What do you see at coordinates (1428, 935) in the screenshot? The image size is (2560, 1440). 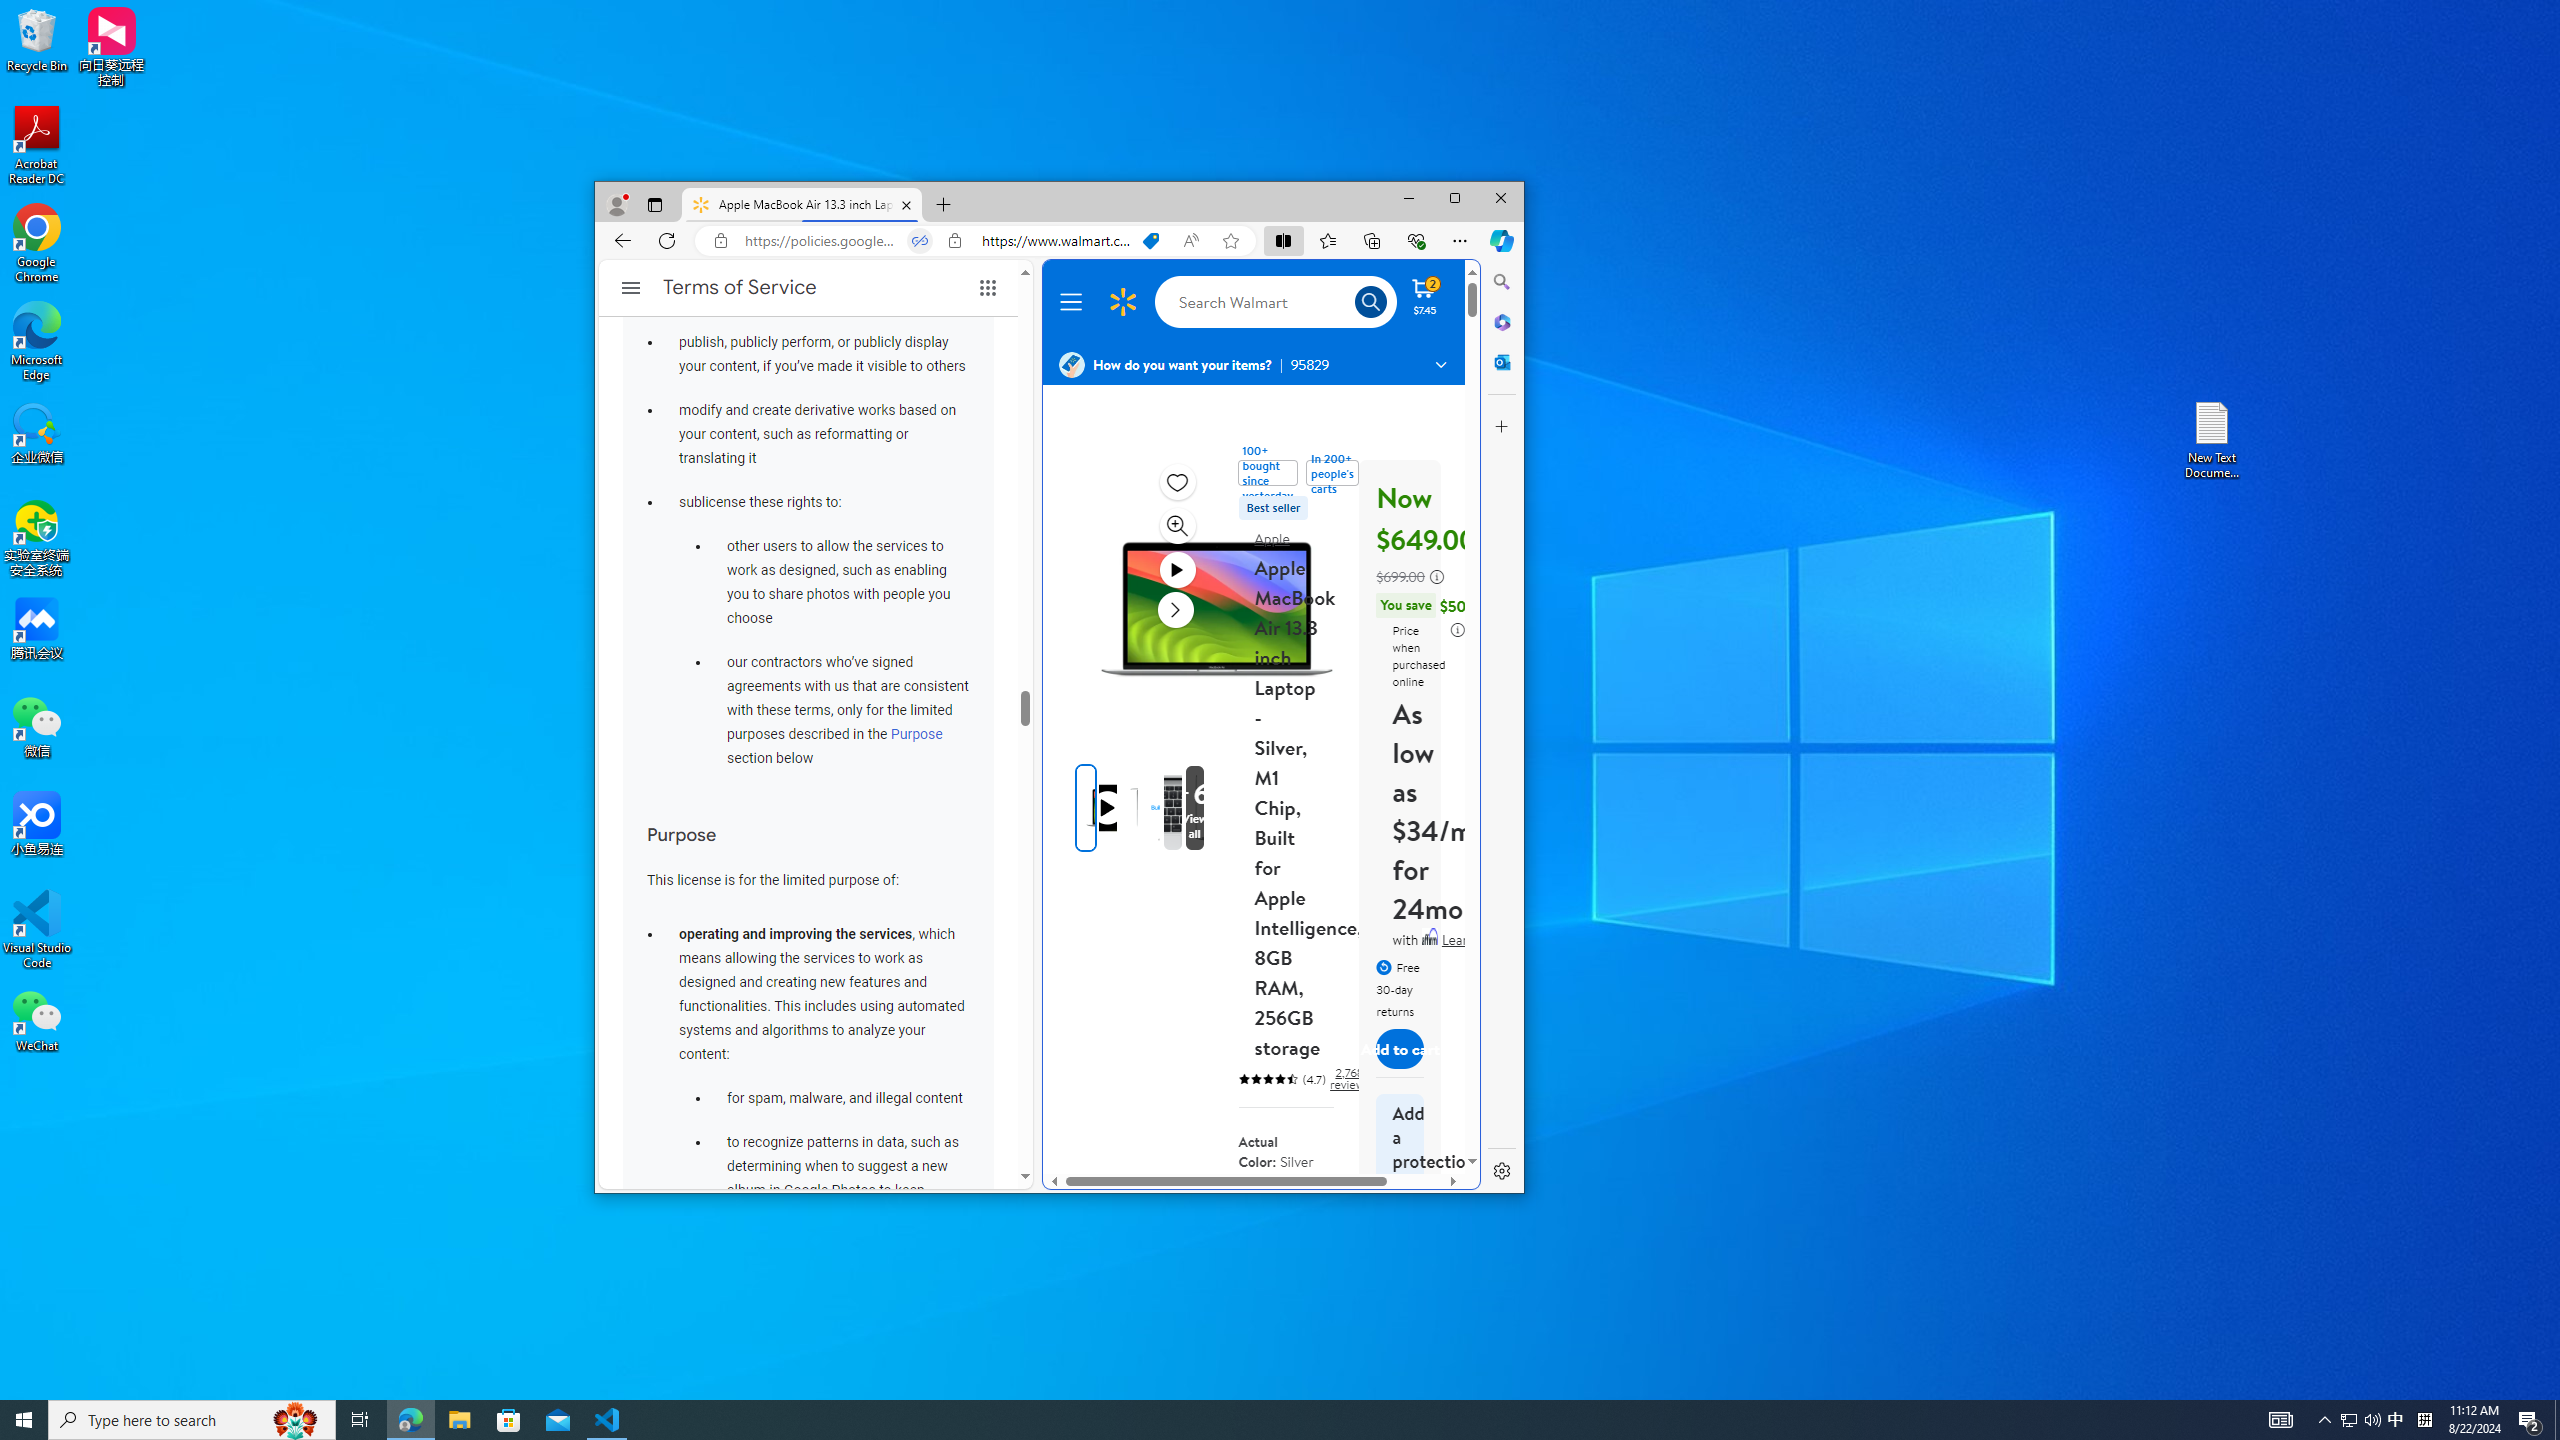 I see `'Affirm'` at bounding box center [1428, 935].